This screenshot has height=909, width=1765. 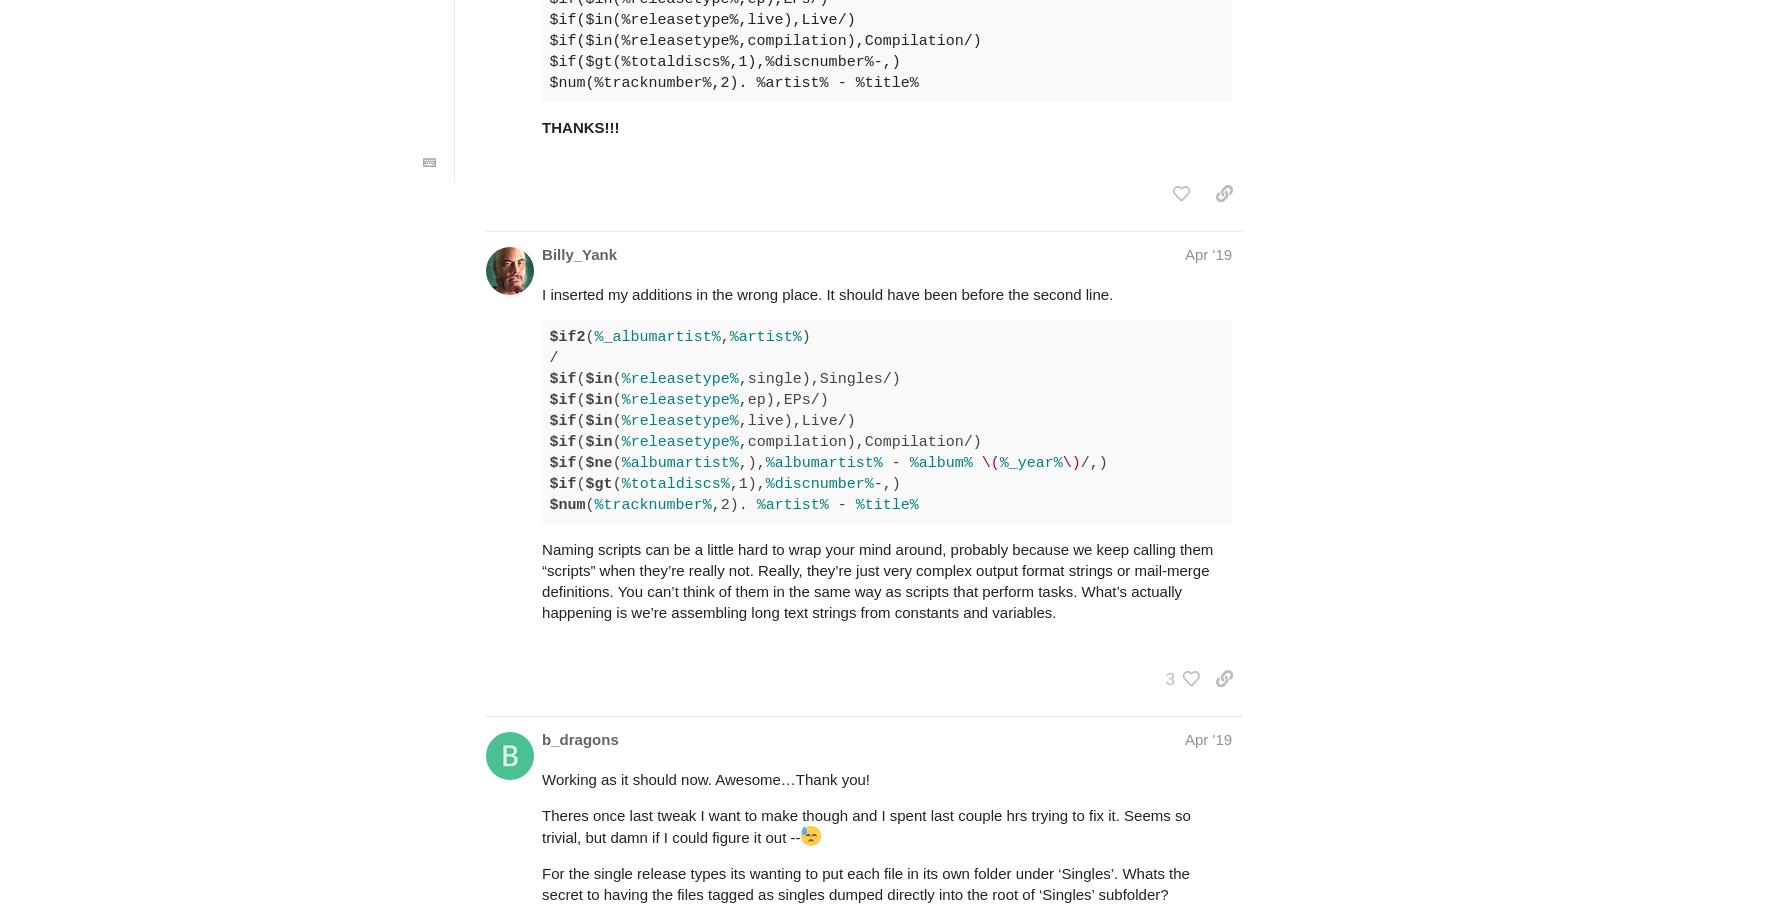 I want to click on '%title%', so click(x=886, y=504).